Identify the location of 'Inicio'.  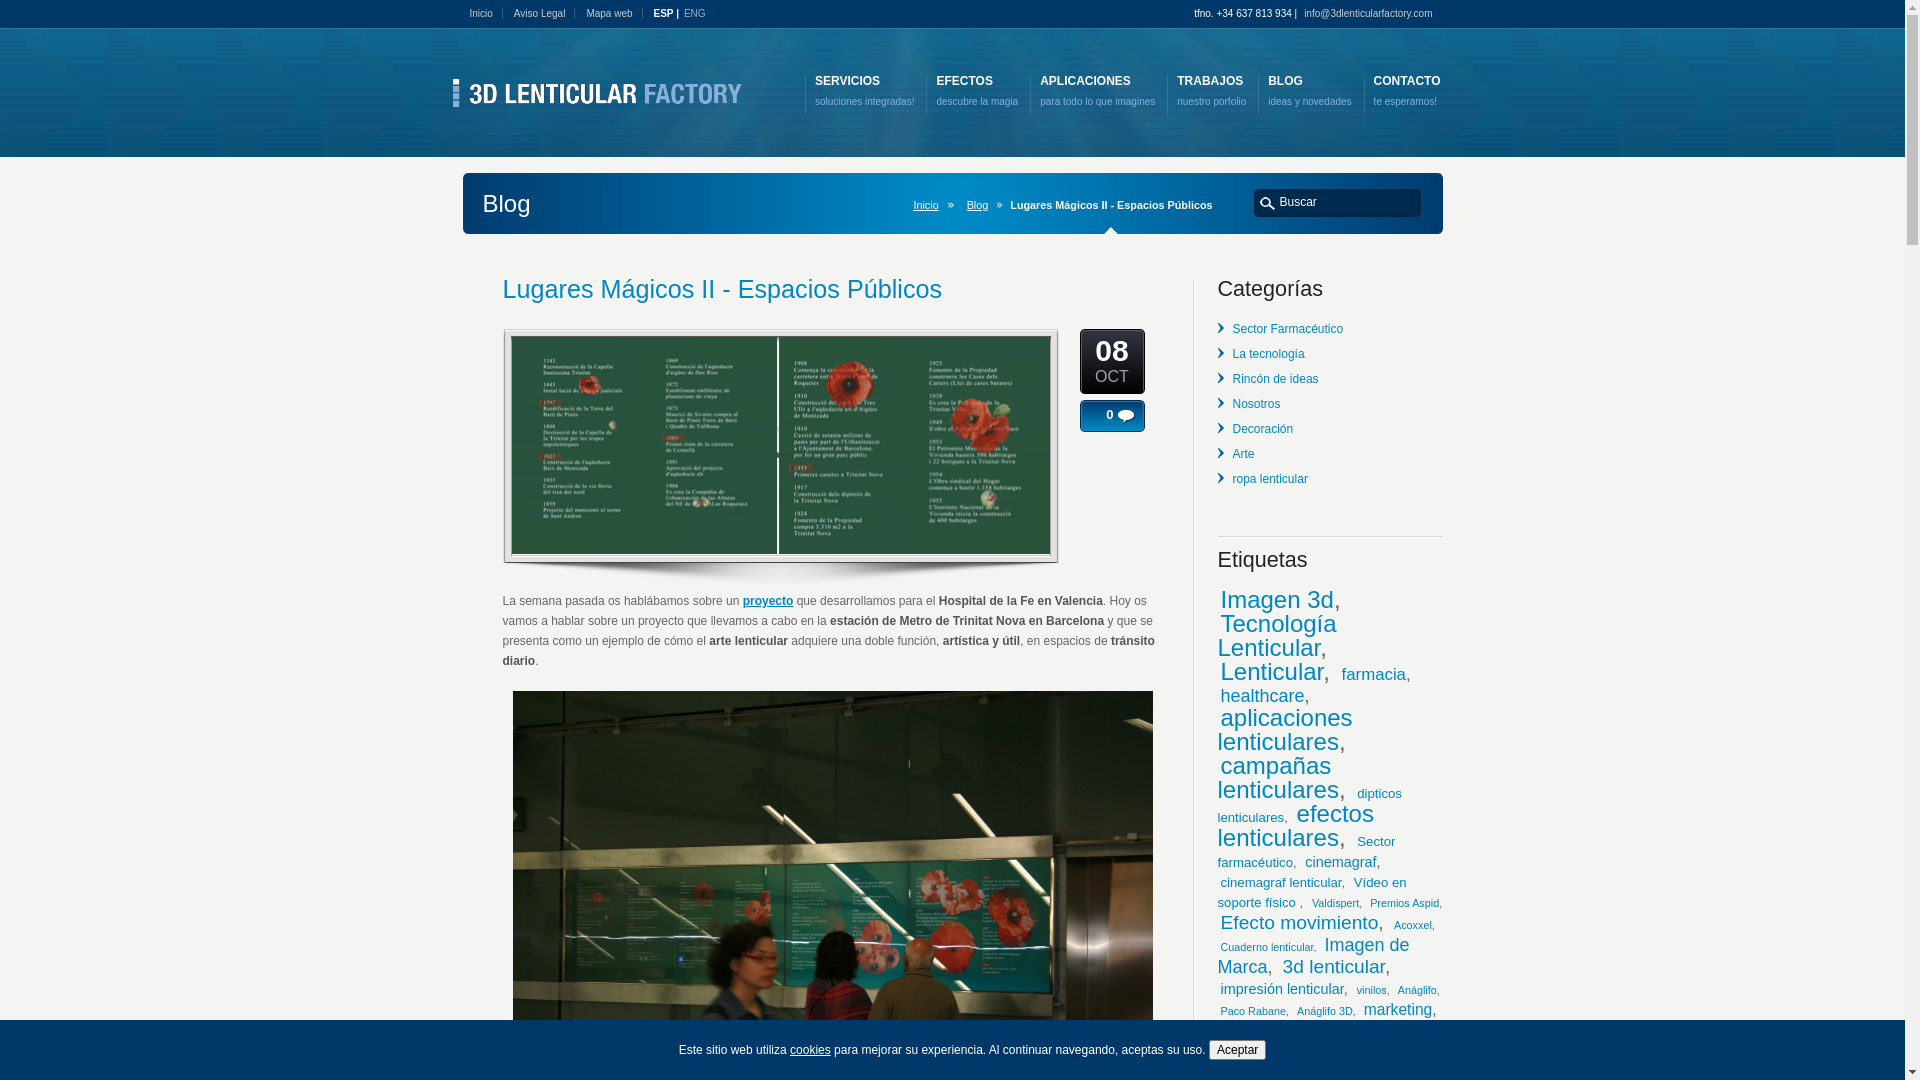
(928, 204).